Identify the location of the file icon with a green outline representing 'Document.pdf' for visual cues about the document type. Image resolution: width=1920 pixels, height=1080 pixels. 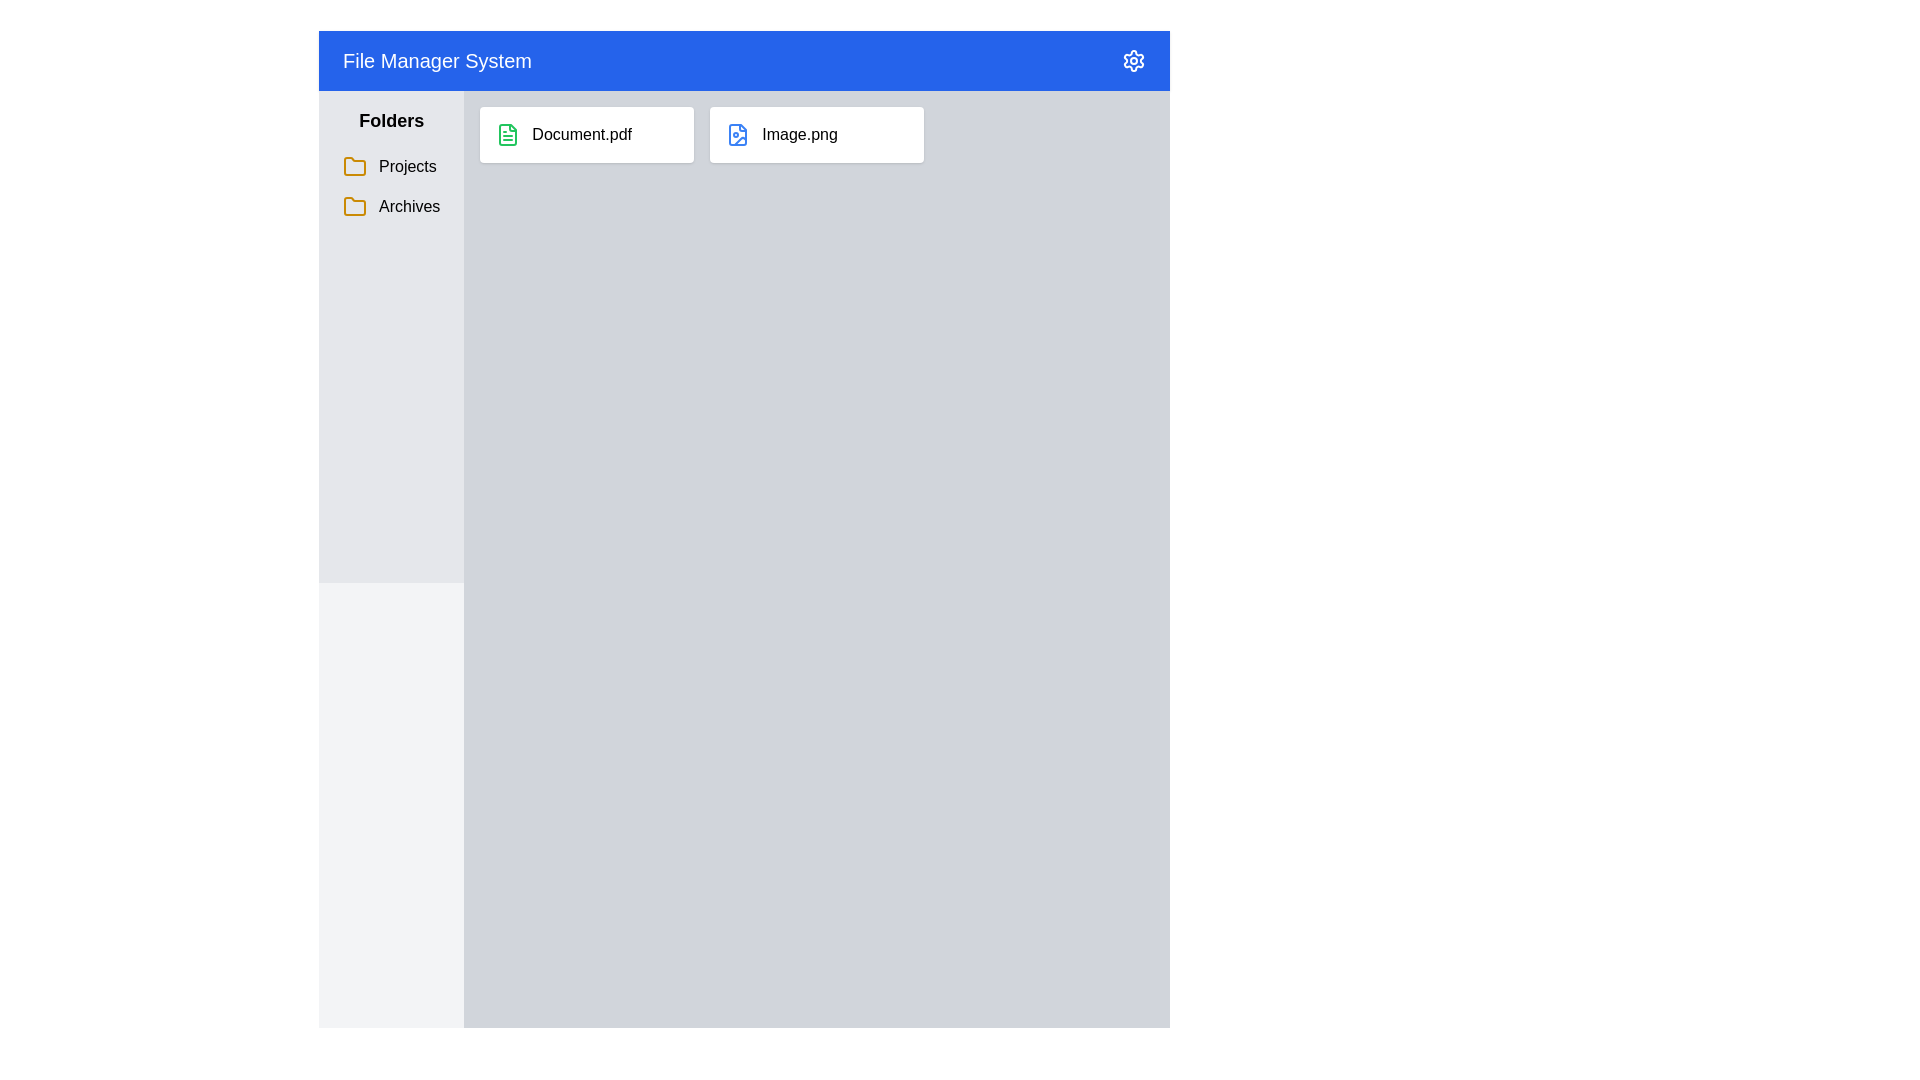
(508, 135).